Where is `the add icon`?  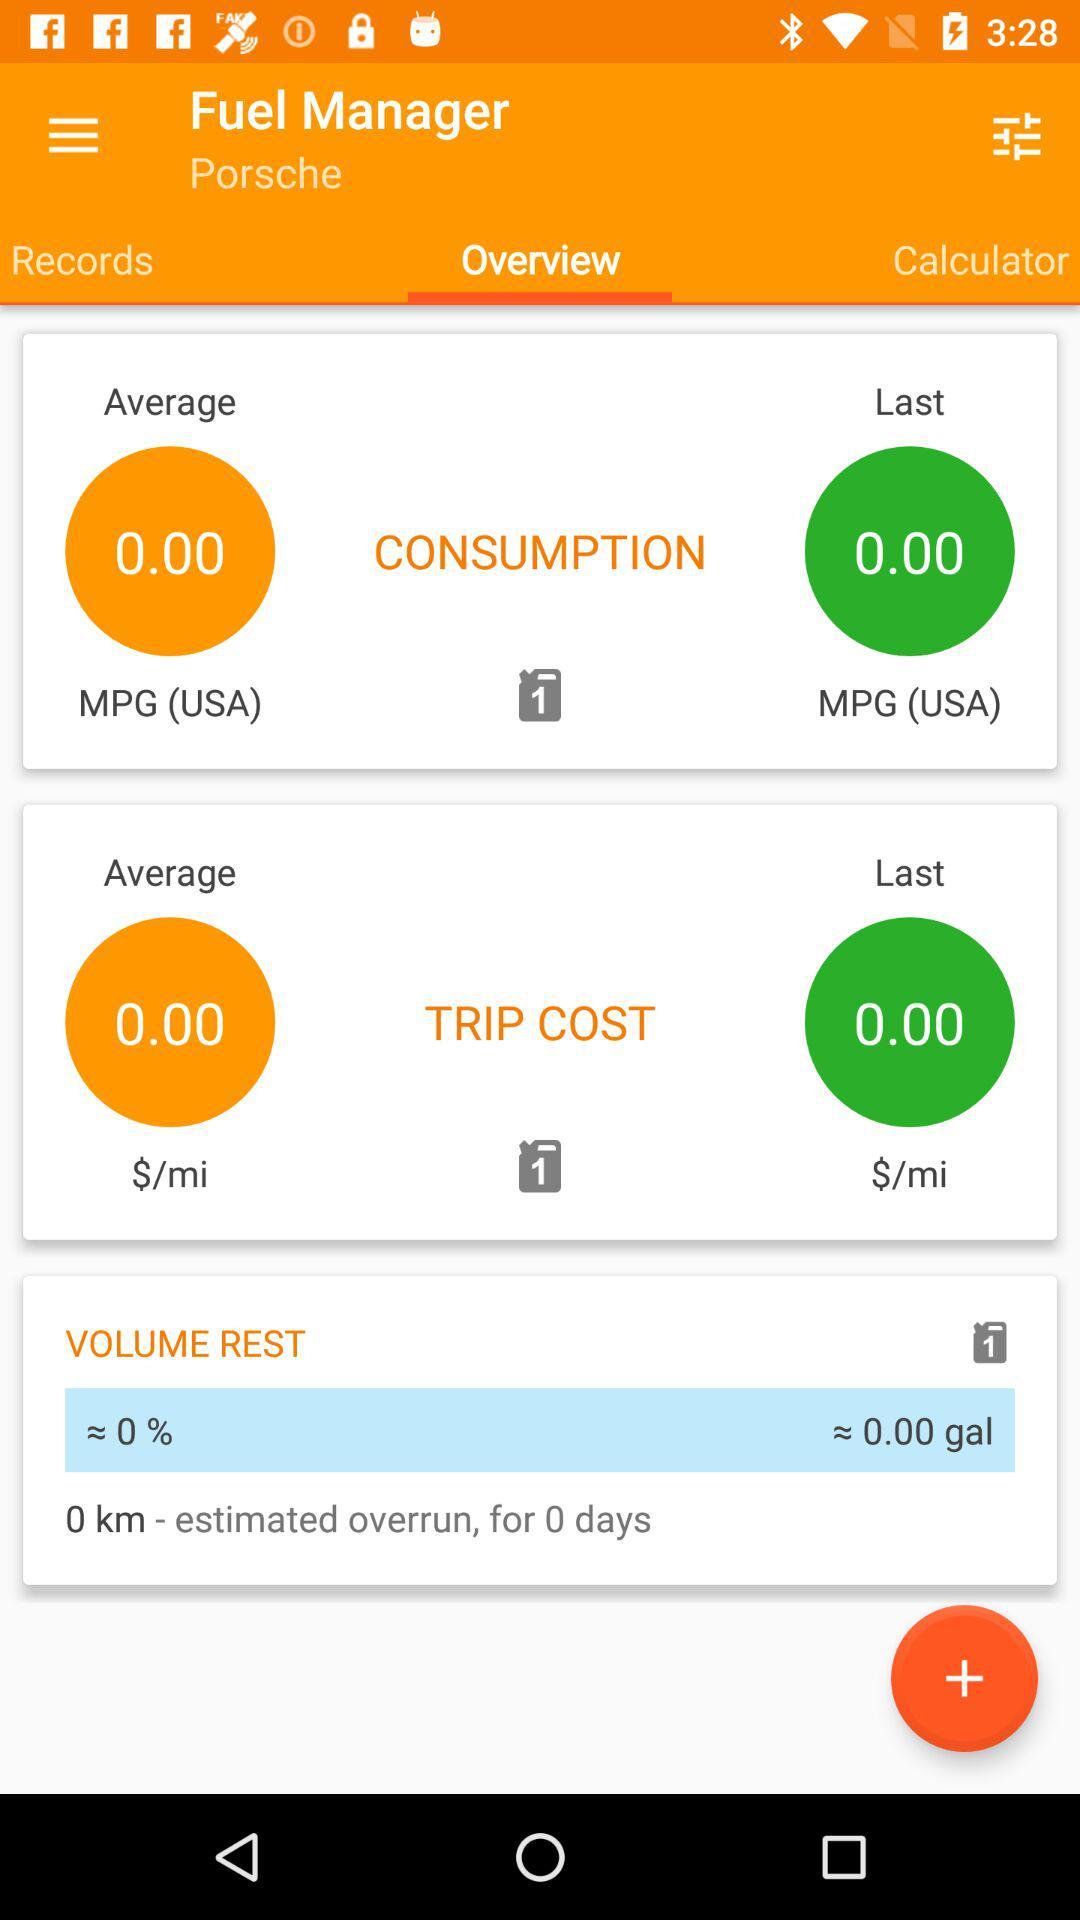
the add icon is located at coordinates (963, 1678).